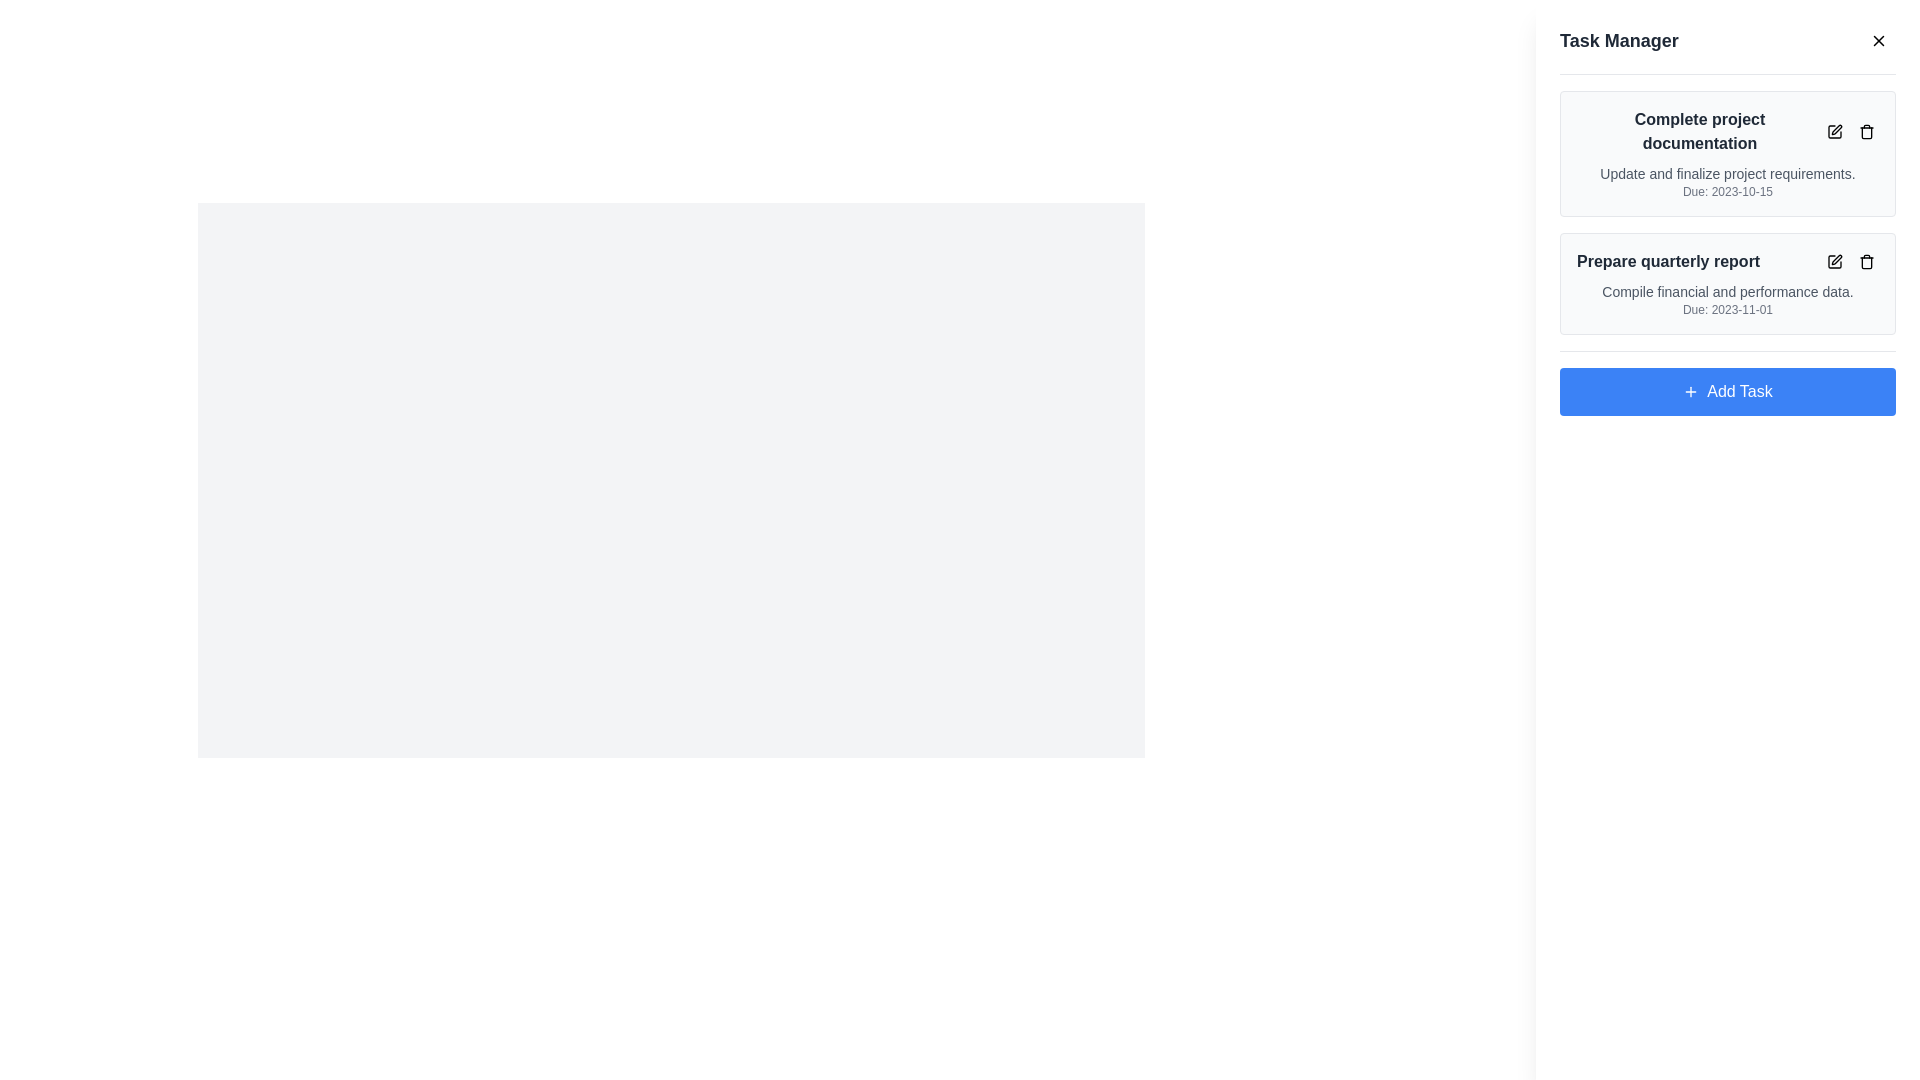 This screenshot has height=1080, width=1920. I want to click on the edit icon button, which is represented by a square with a pen overlay, located near the top right corner of the second task's card in the Task Manager panel, so click(1834, 261).